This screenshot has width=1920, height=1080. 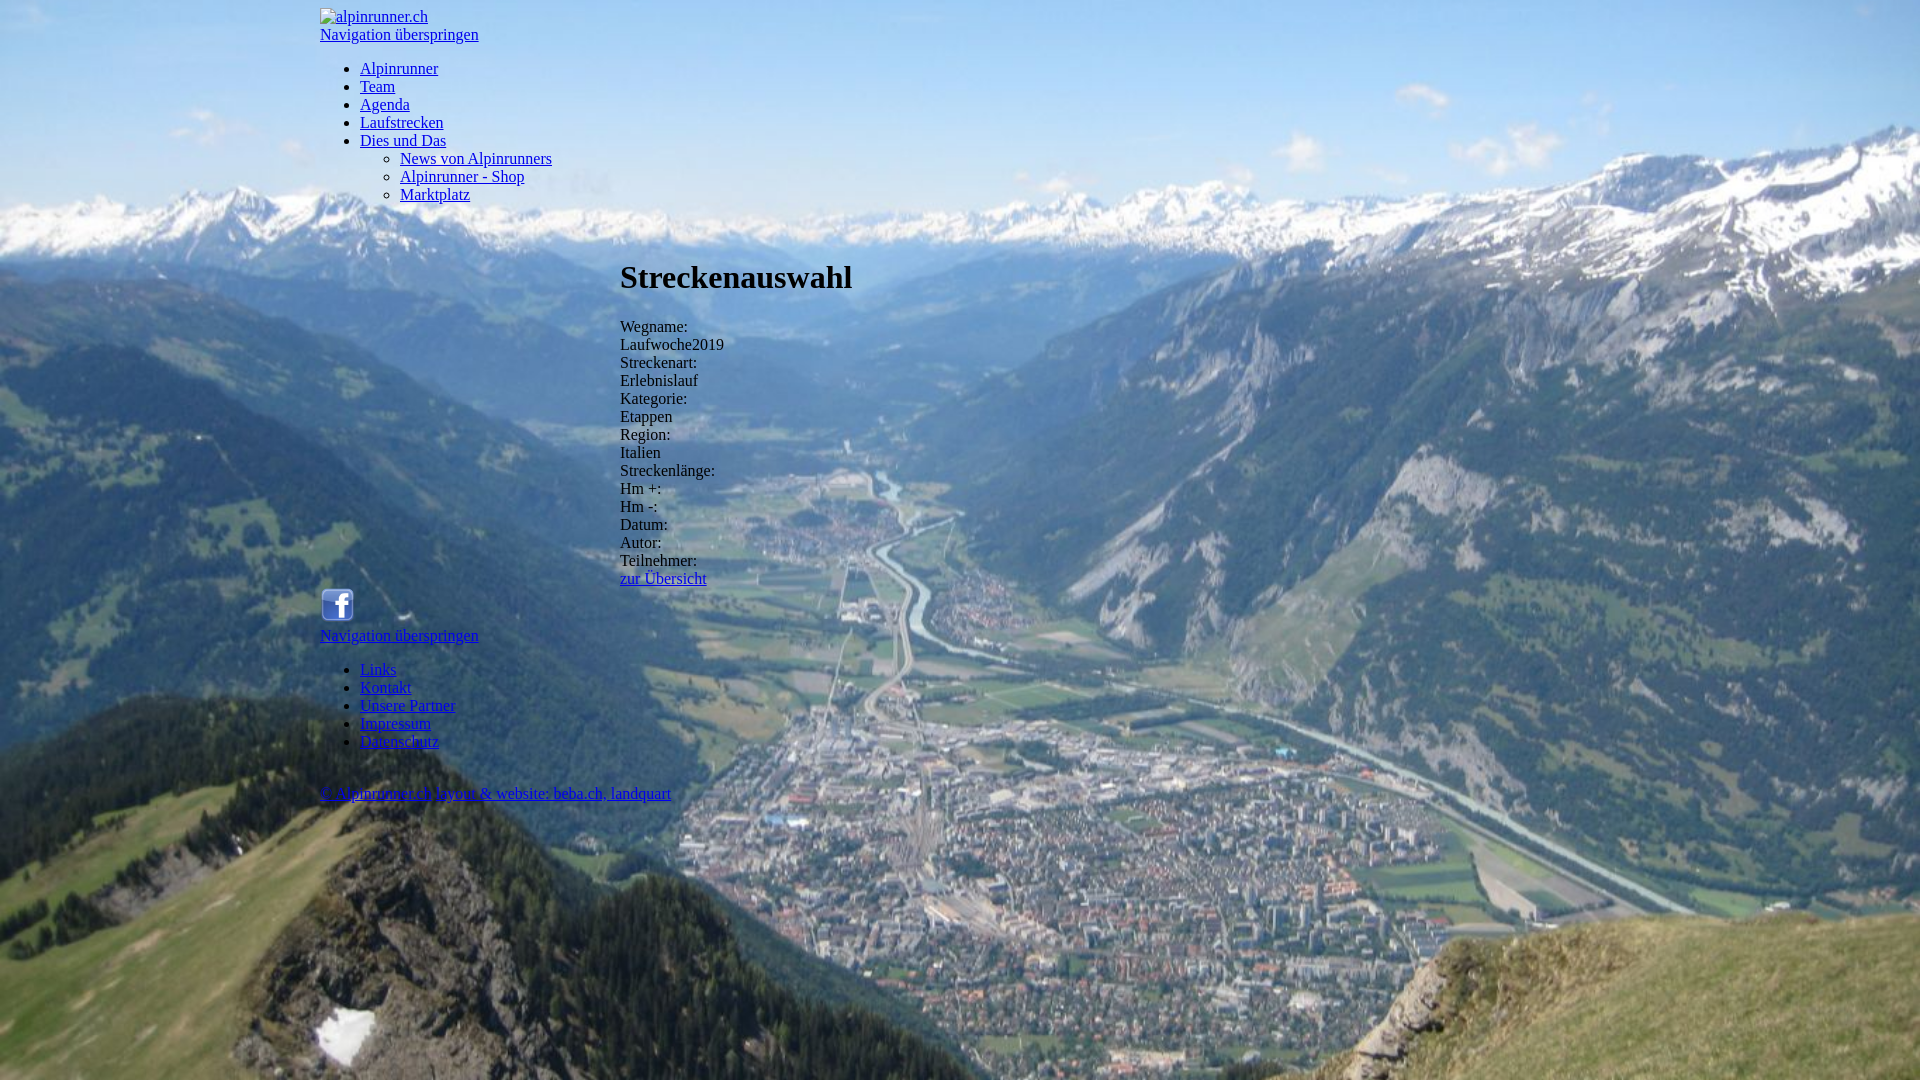 I want to click on 'Unsere Partner', so click(x=407, y=704).